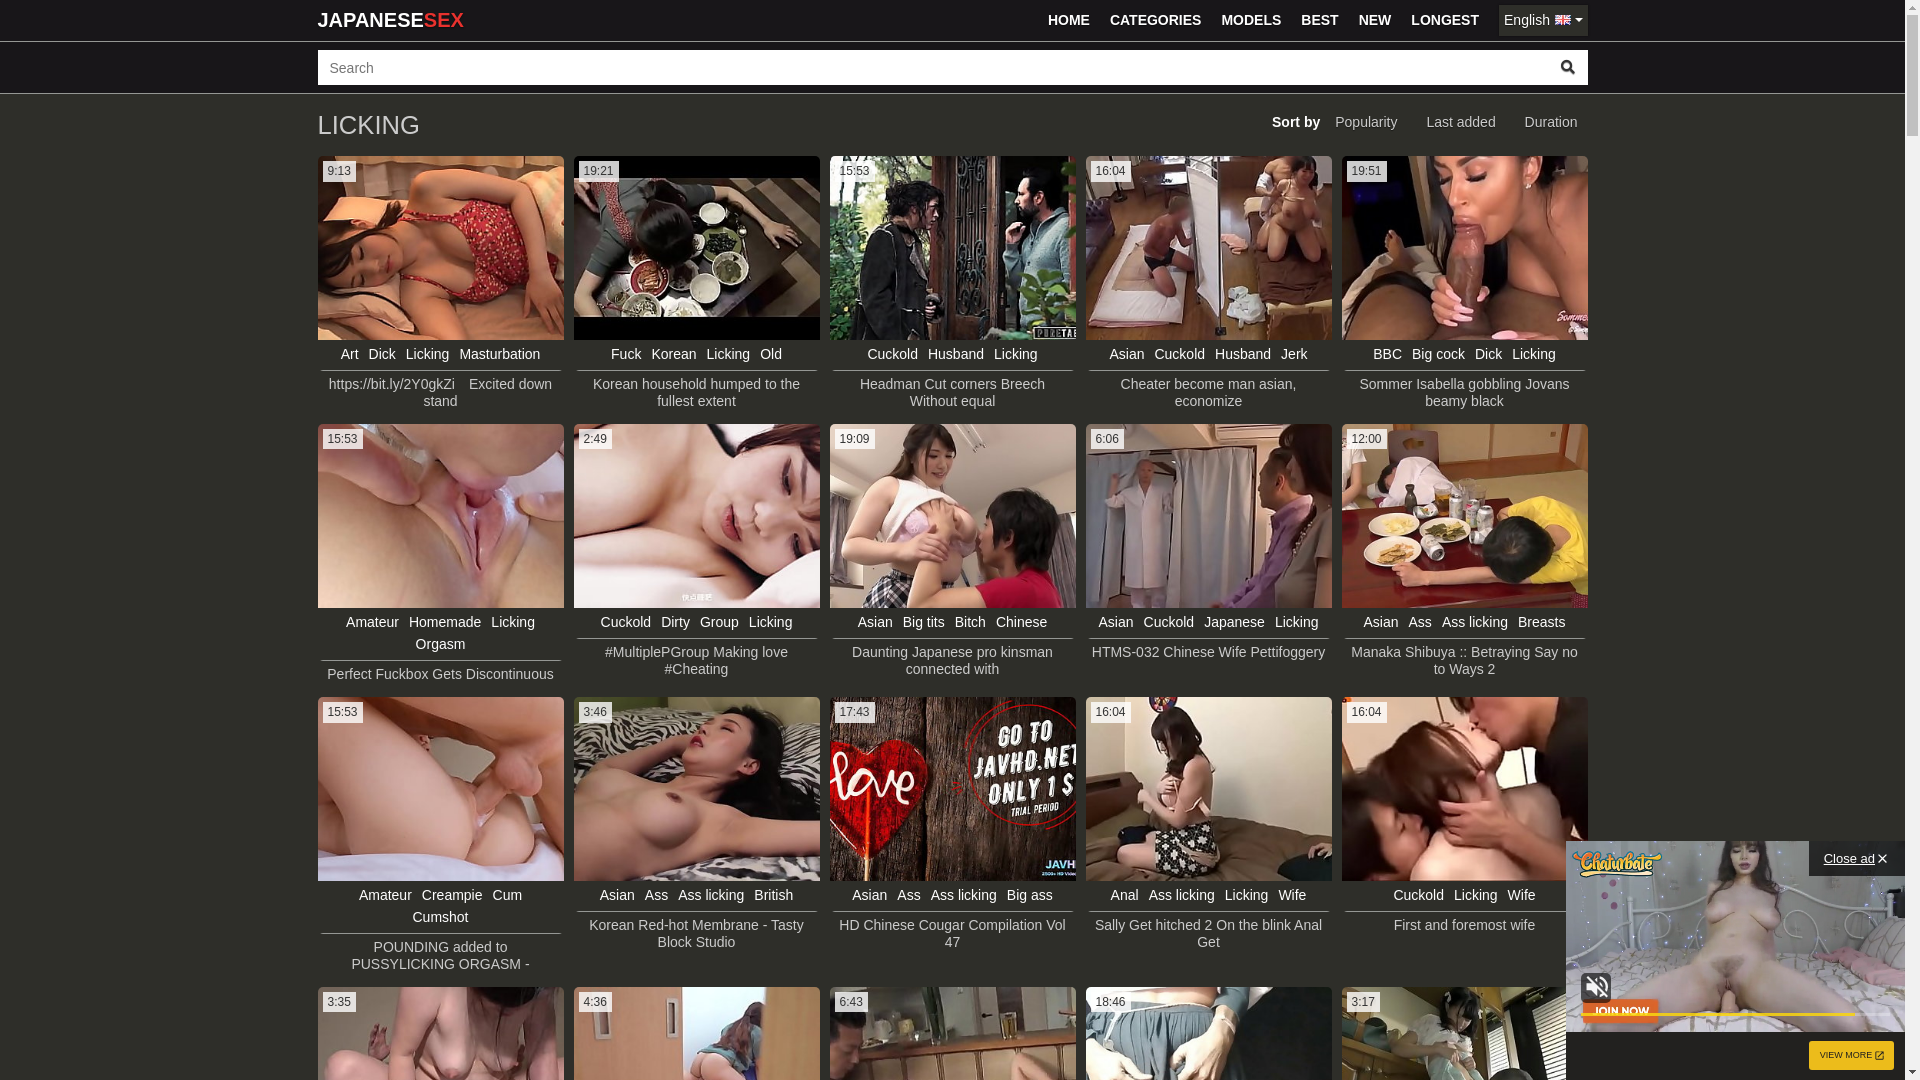 The image size is (1920, 1080). Describe the element at coordinates (1567, 66) in the screenshot. I see `'Search'` at that location.